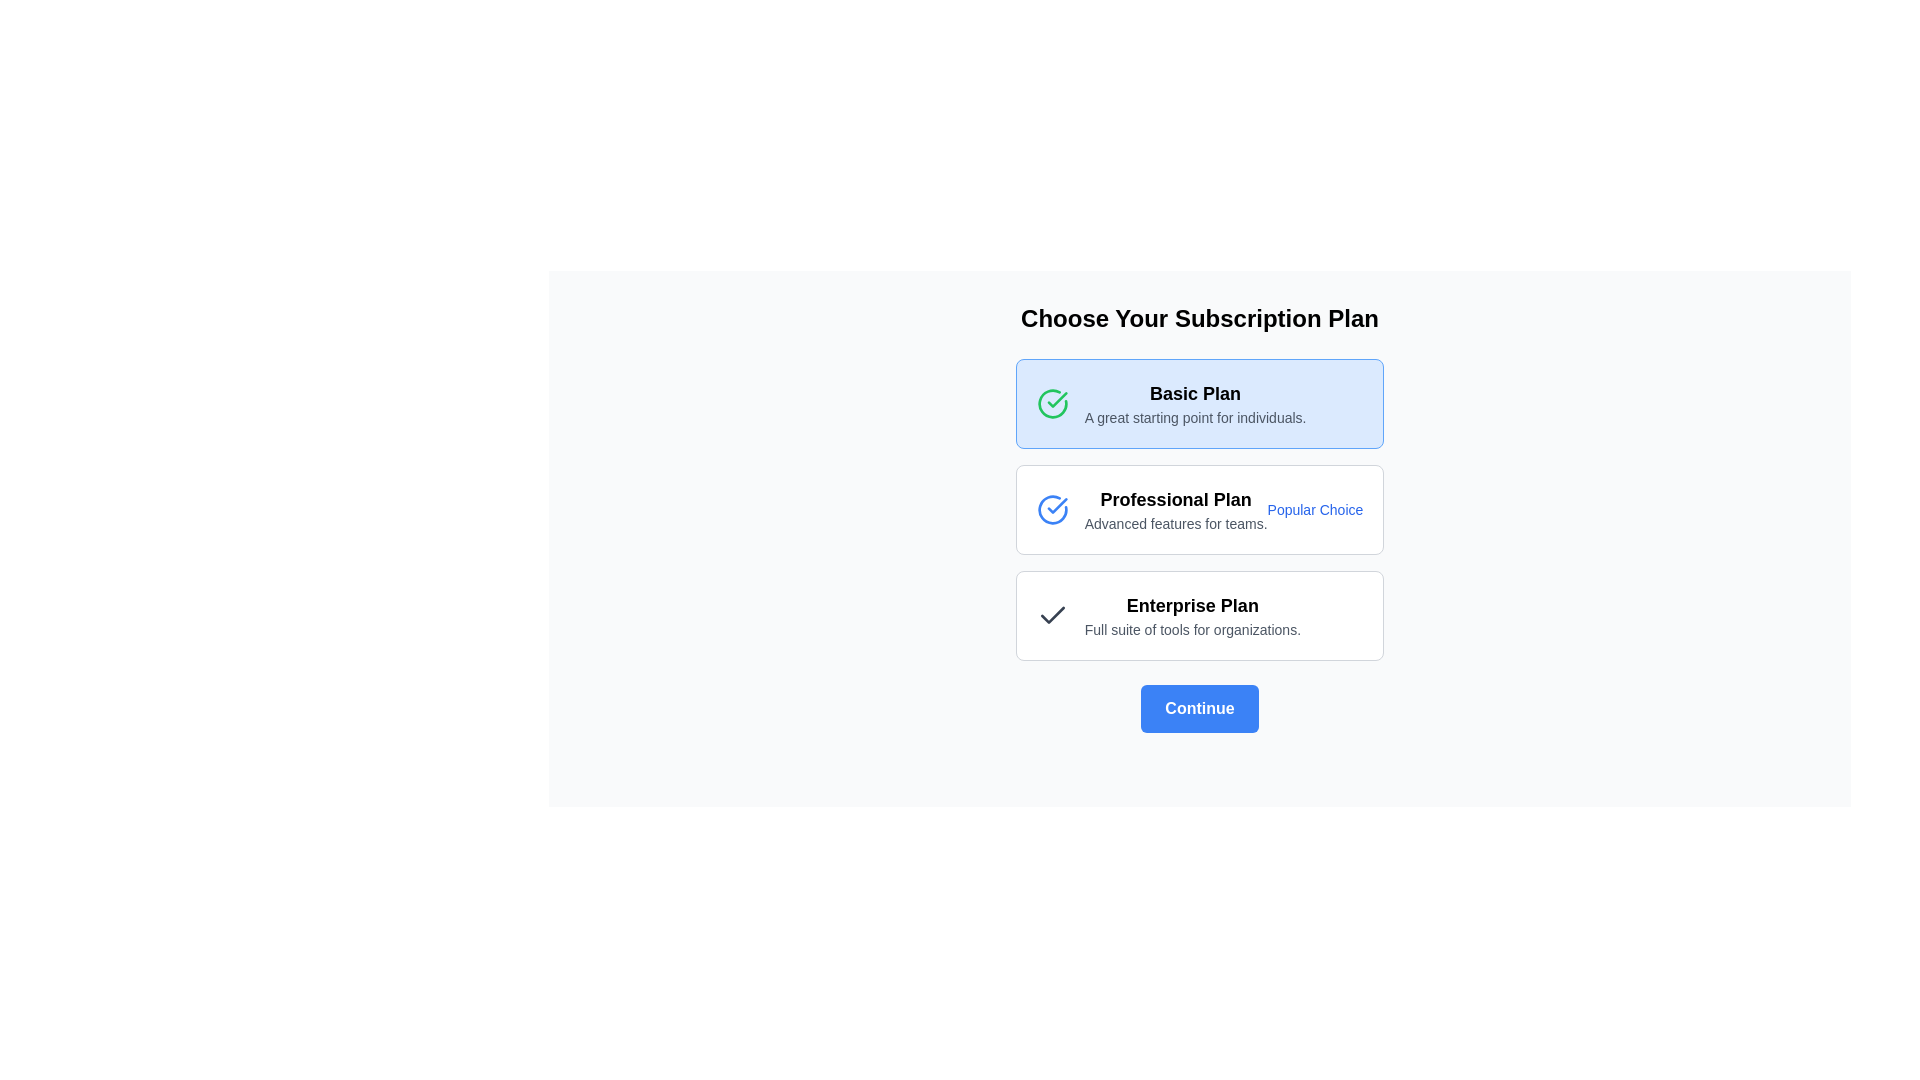 The width and height of the screenshot is (1920, 1080). What do you see at coordinates (1200, 404) in the screenshot?
I see `to select the 'Basic Plan' subscription option from the first card in the vertical selection list under 'Choose Your Subscription Plan'` at bounding box center [1200, 404].